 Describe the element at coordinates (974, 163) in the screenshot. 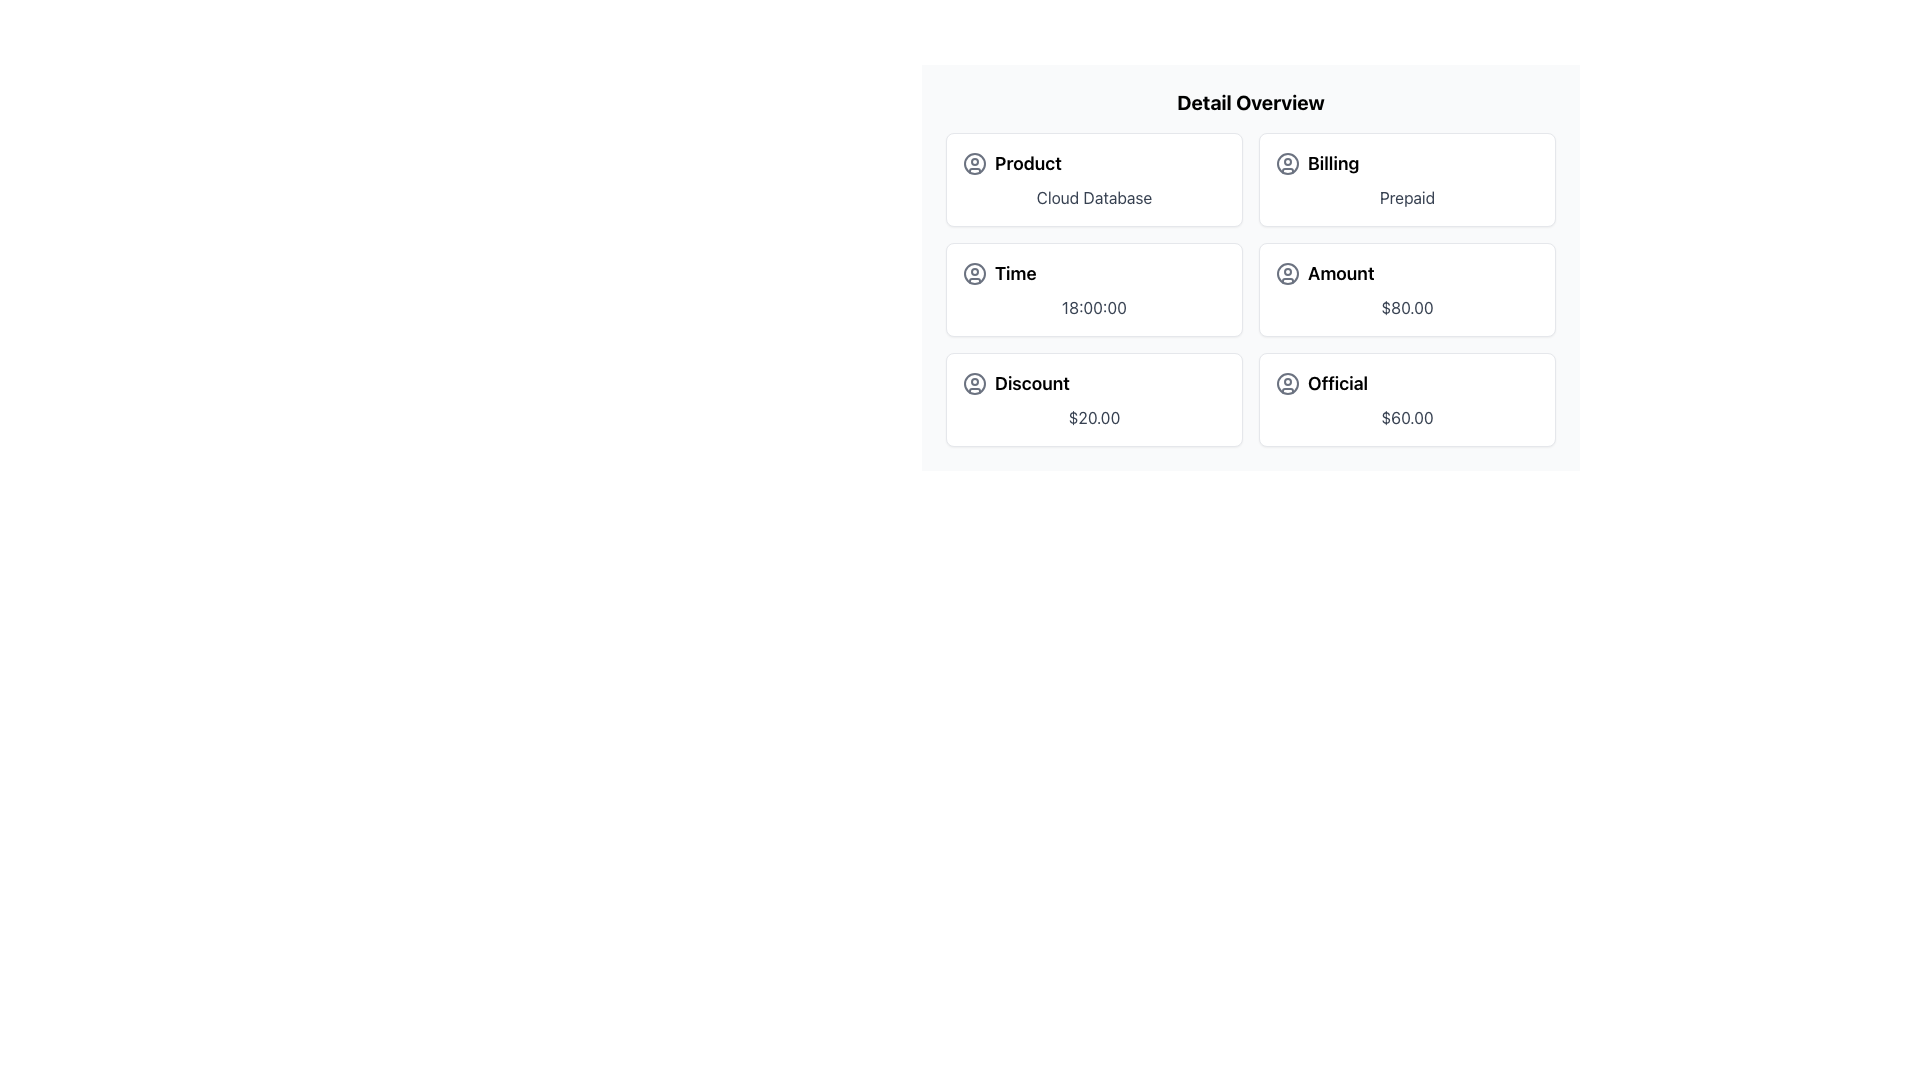

I see `the user or profile icon located in the first row of the grid layout, to the left of the 'Product' label` at that location.